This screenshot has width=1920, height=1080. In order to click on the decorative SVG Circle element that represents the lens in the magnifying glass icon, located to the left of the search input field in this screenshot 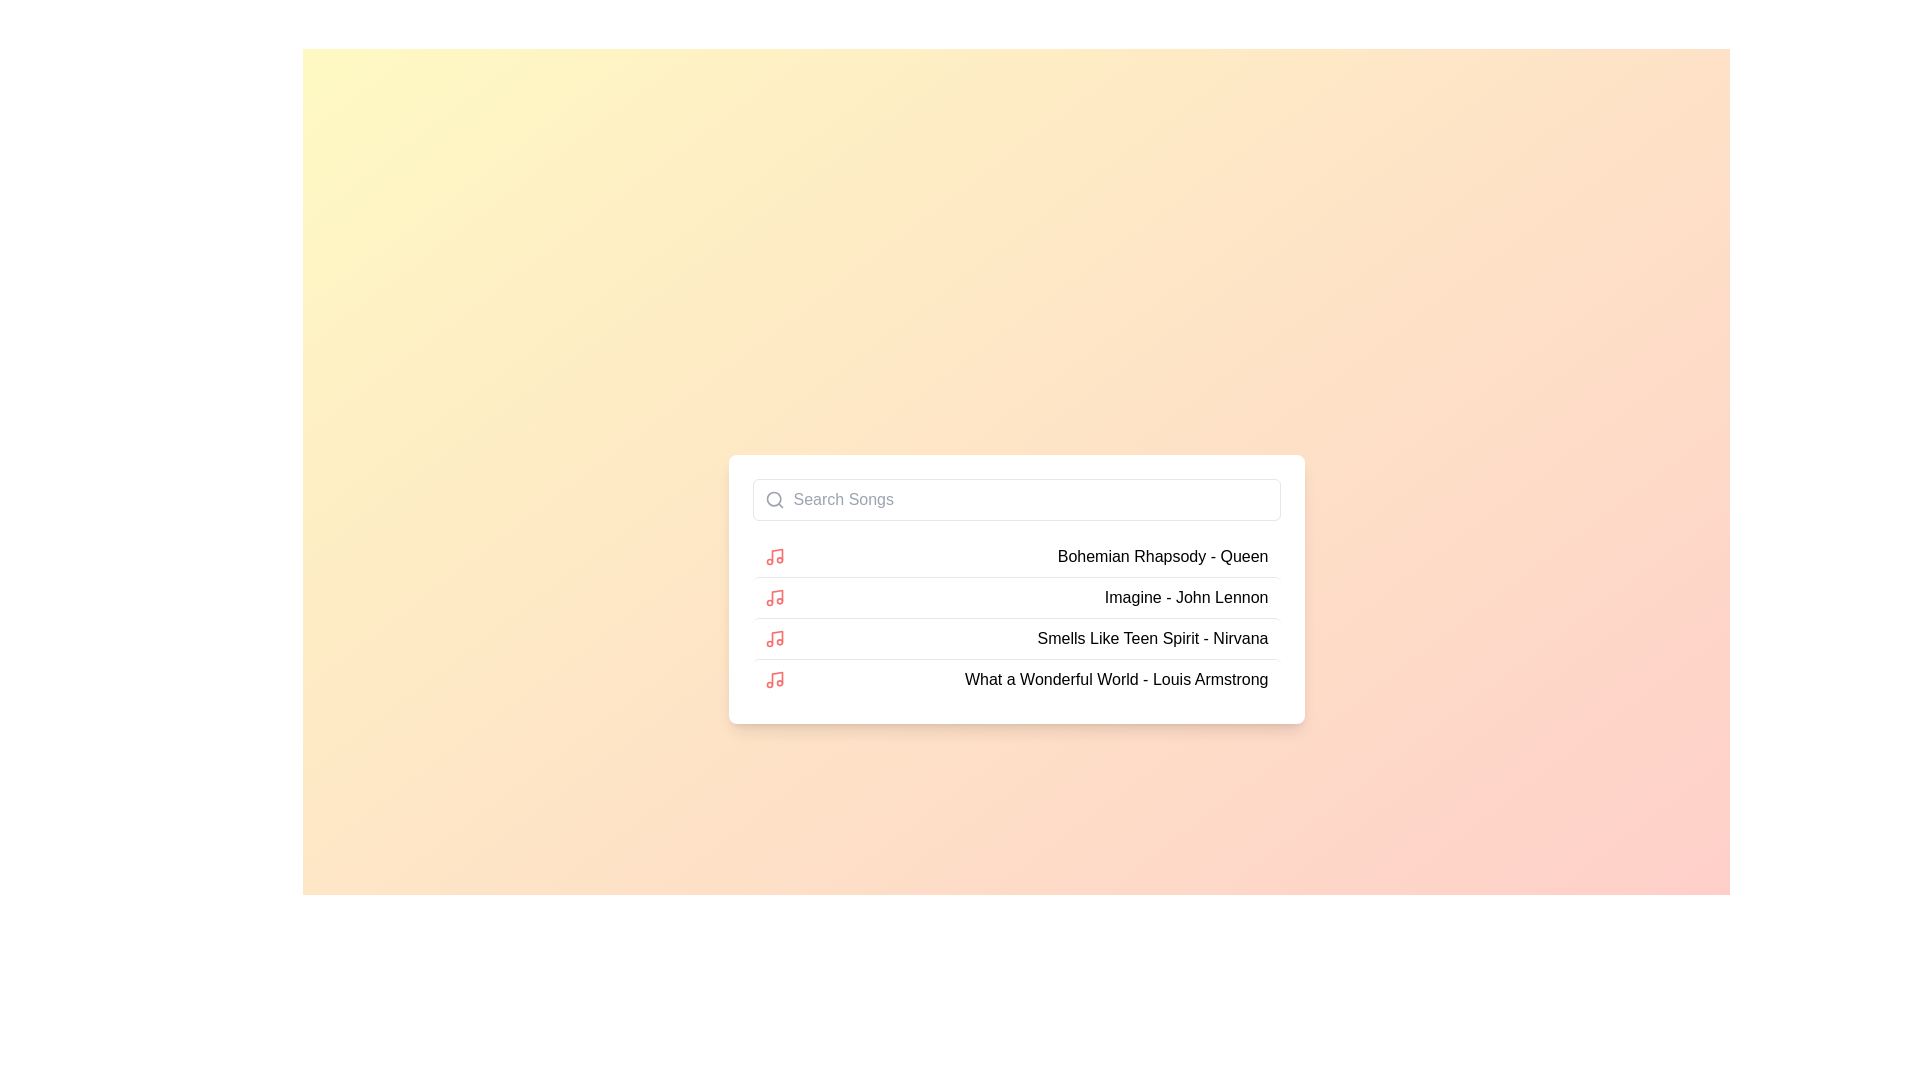, I will do `click(772, 497)`.